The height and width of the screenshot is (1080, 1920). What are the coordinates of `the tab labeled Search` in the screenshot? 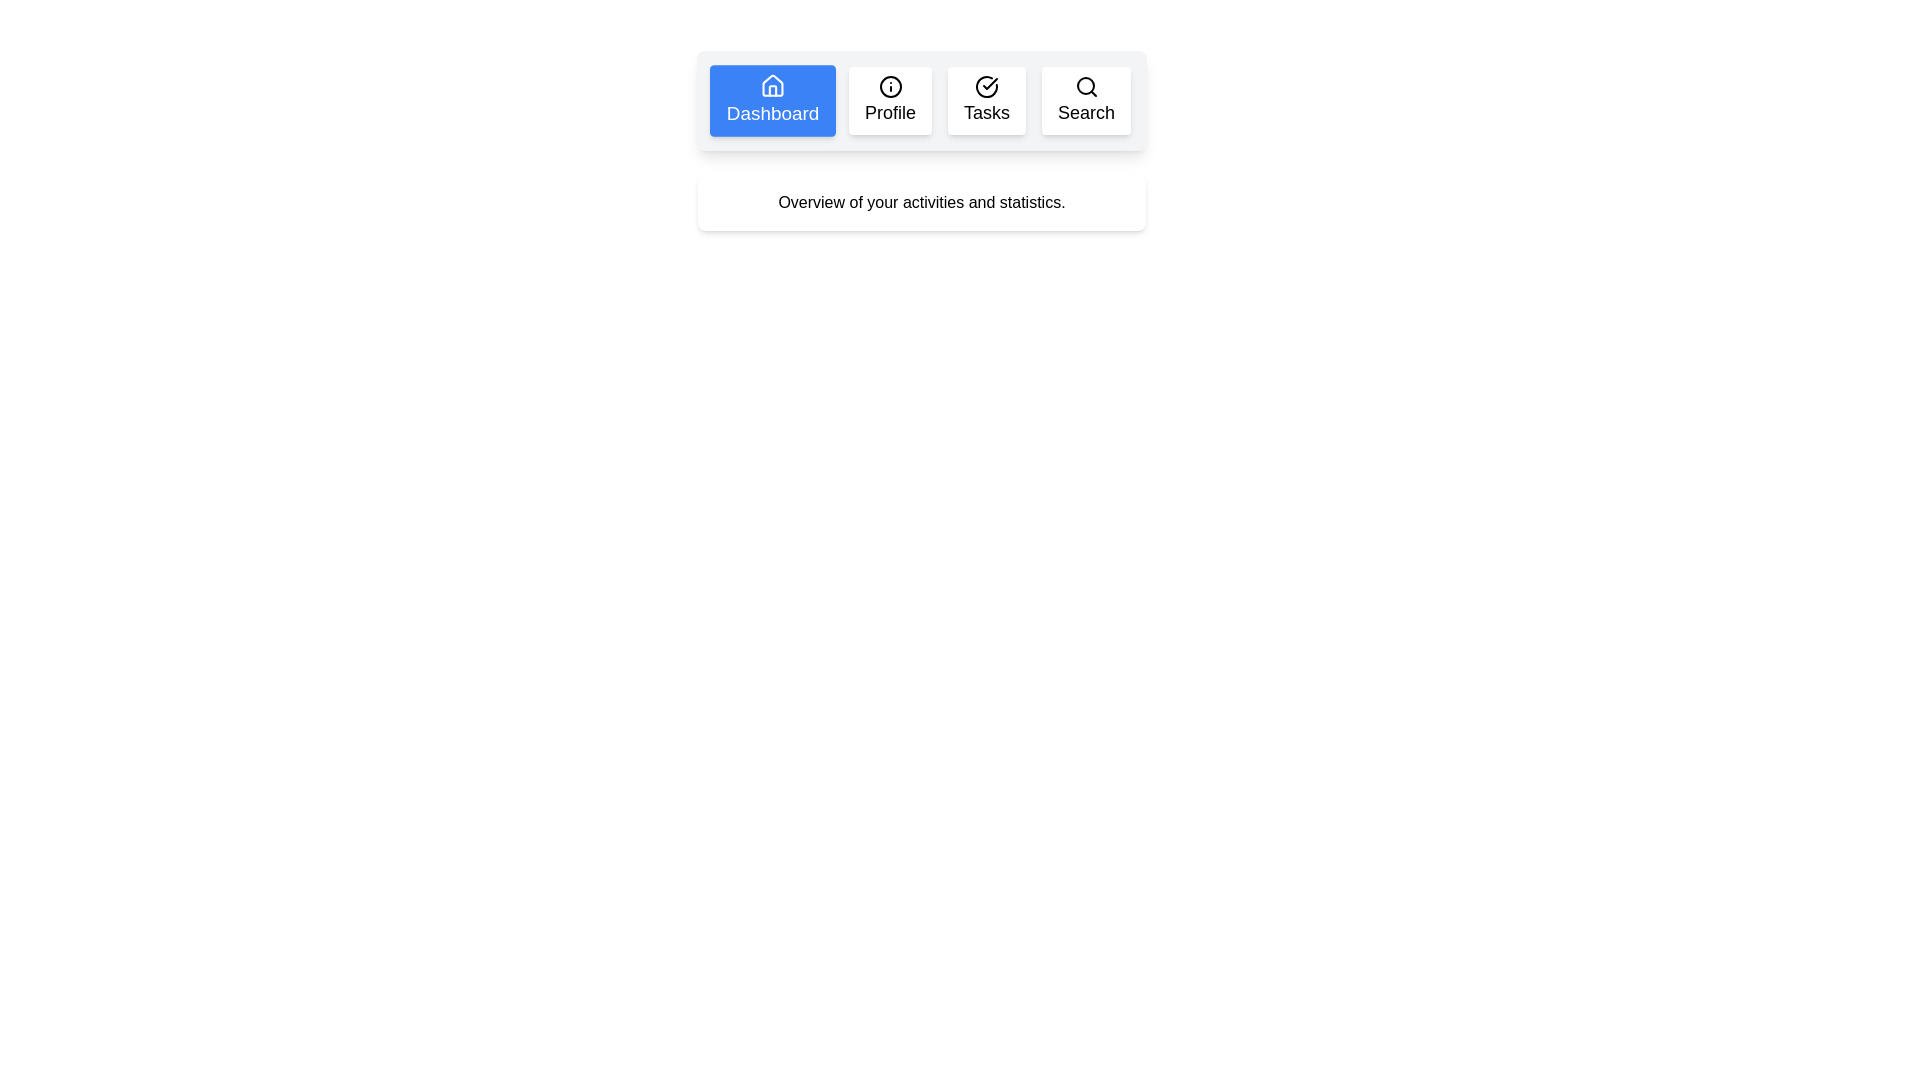 It's located at (1085, 100).